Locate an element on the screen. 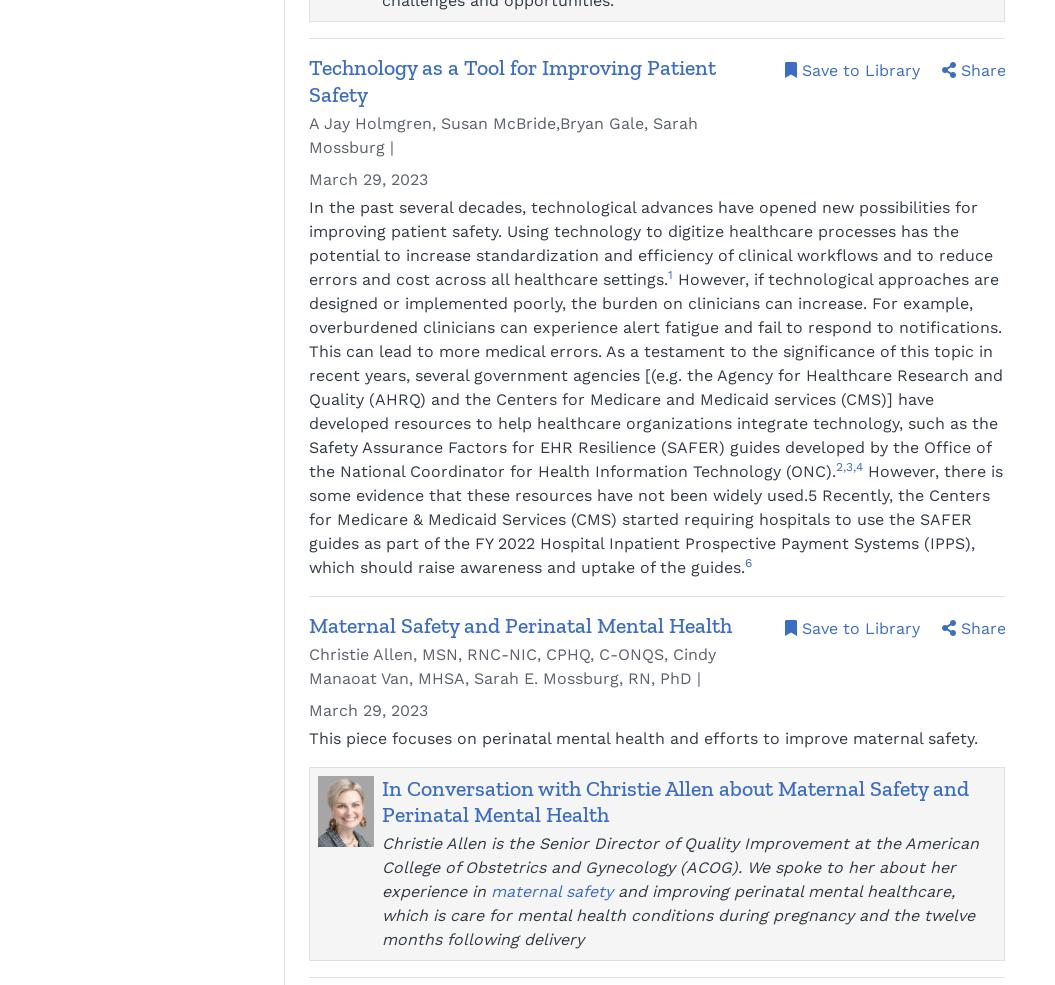 The height and width of the screenshot is (985, 1055). '1' is located at coordinates (667, 273).